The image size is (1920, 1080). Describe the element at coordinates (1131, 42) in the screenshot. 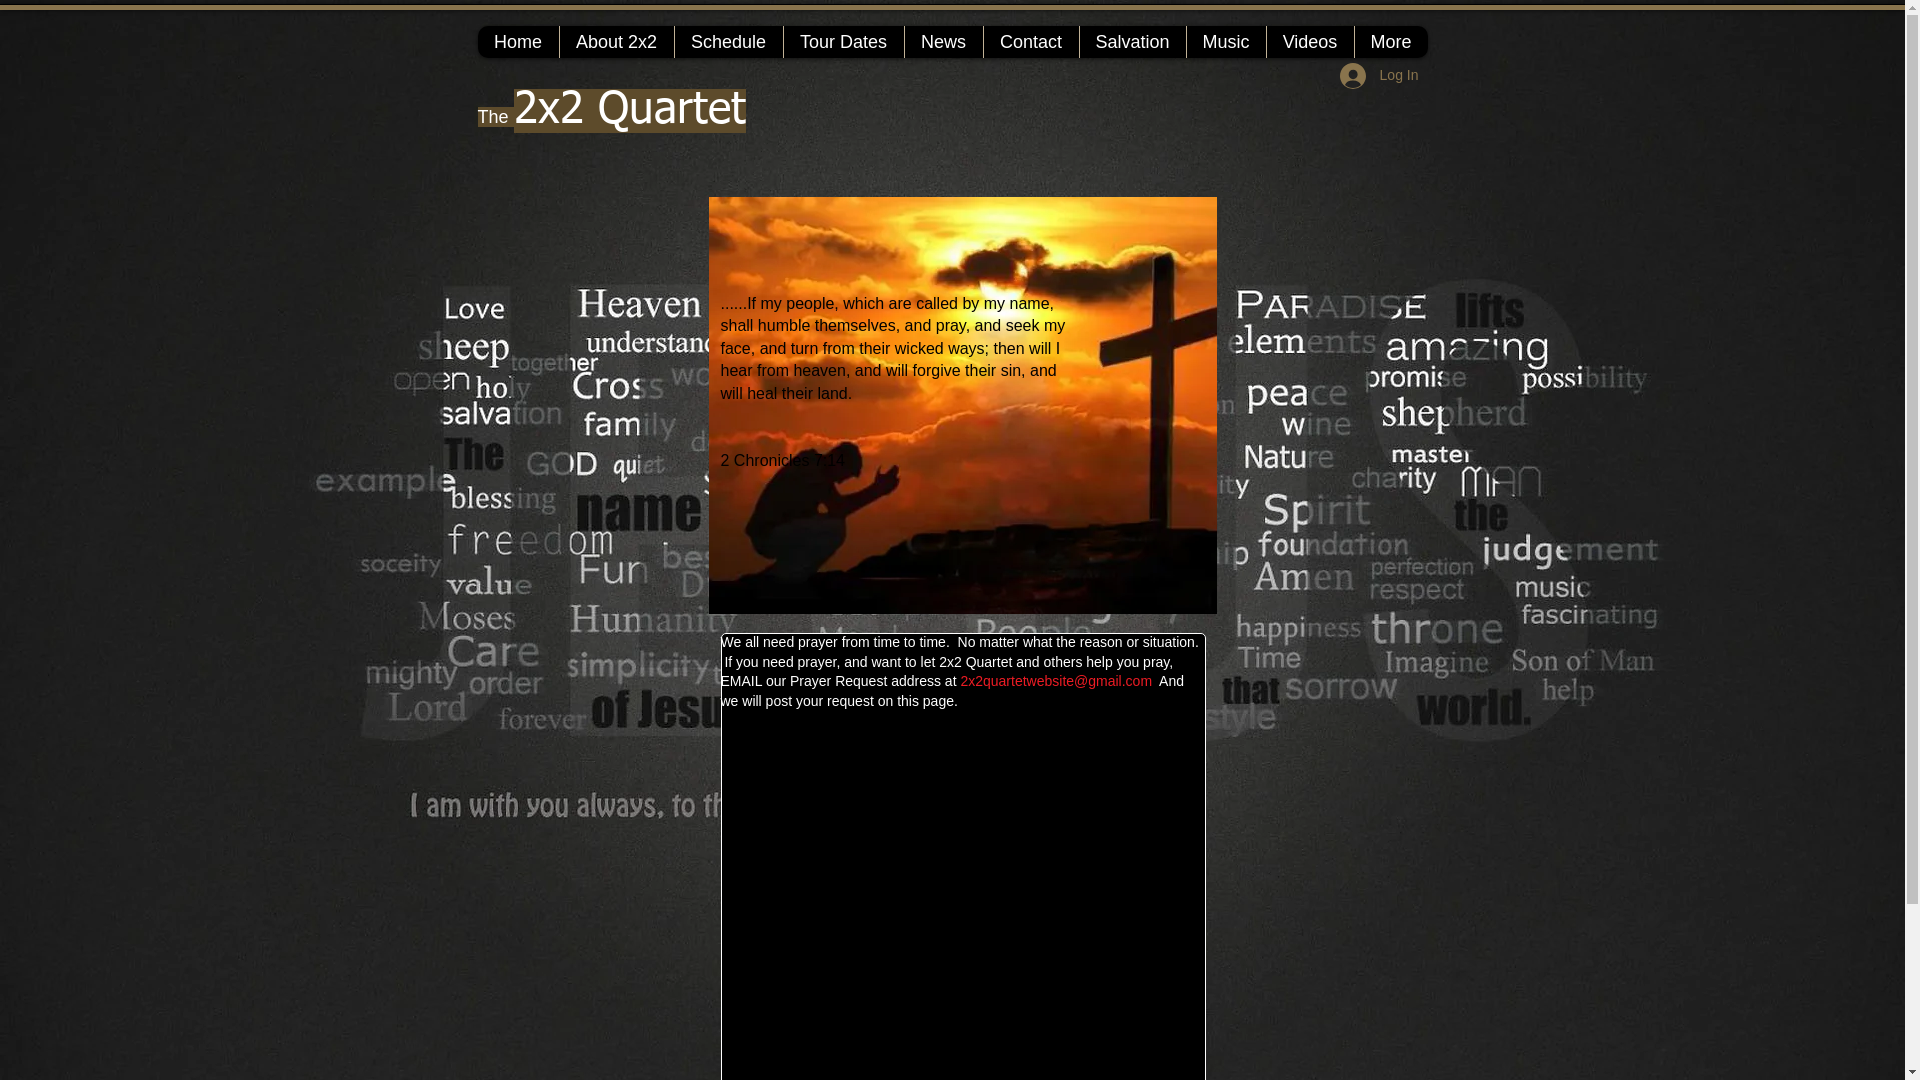

I see `'Salvation'` at that location.